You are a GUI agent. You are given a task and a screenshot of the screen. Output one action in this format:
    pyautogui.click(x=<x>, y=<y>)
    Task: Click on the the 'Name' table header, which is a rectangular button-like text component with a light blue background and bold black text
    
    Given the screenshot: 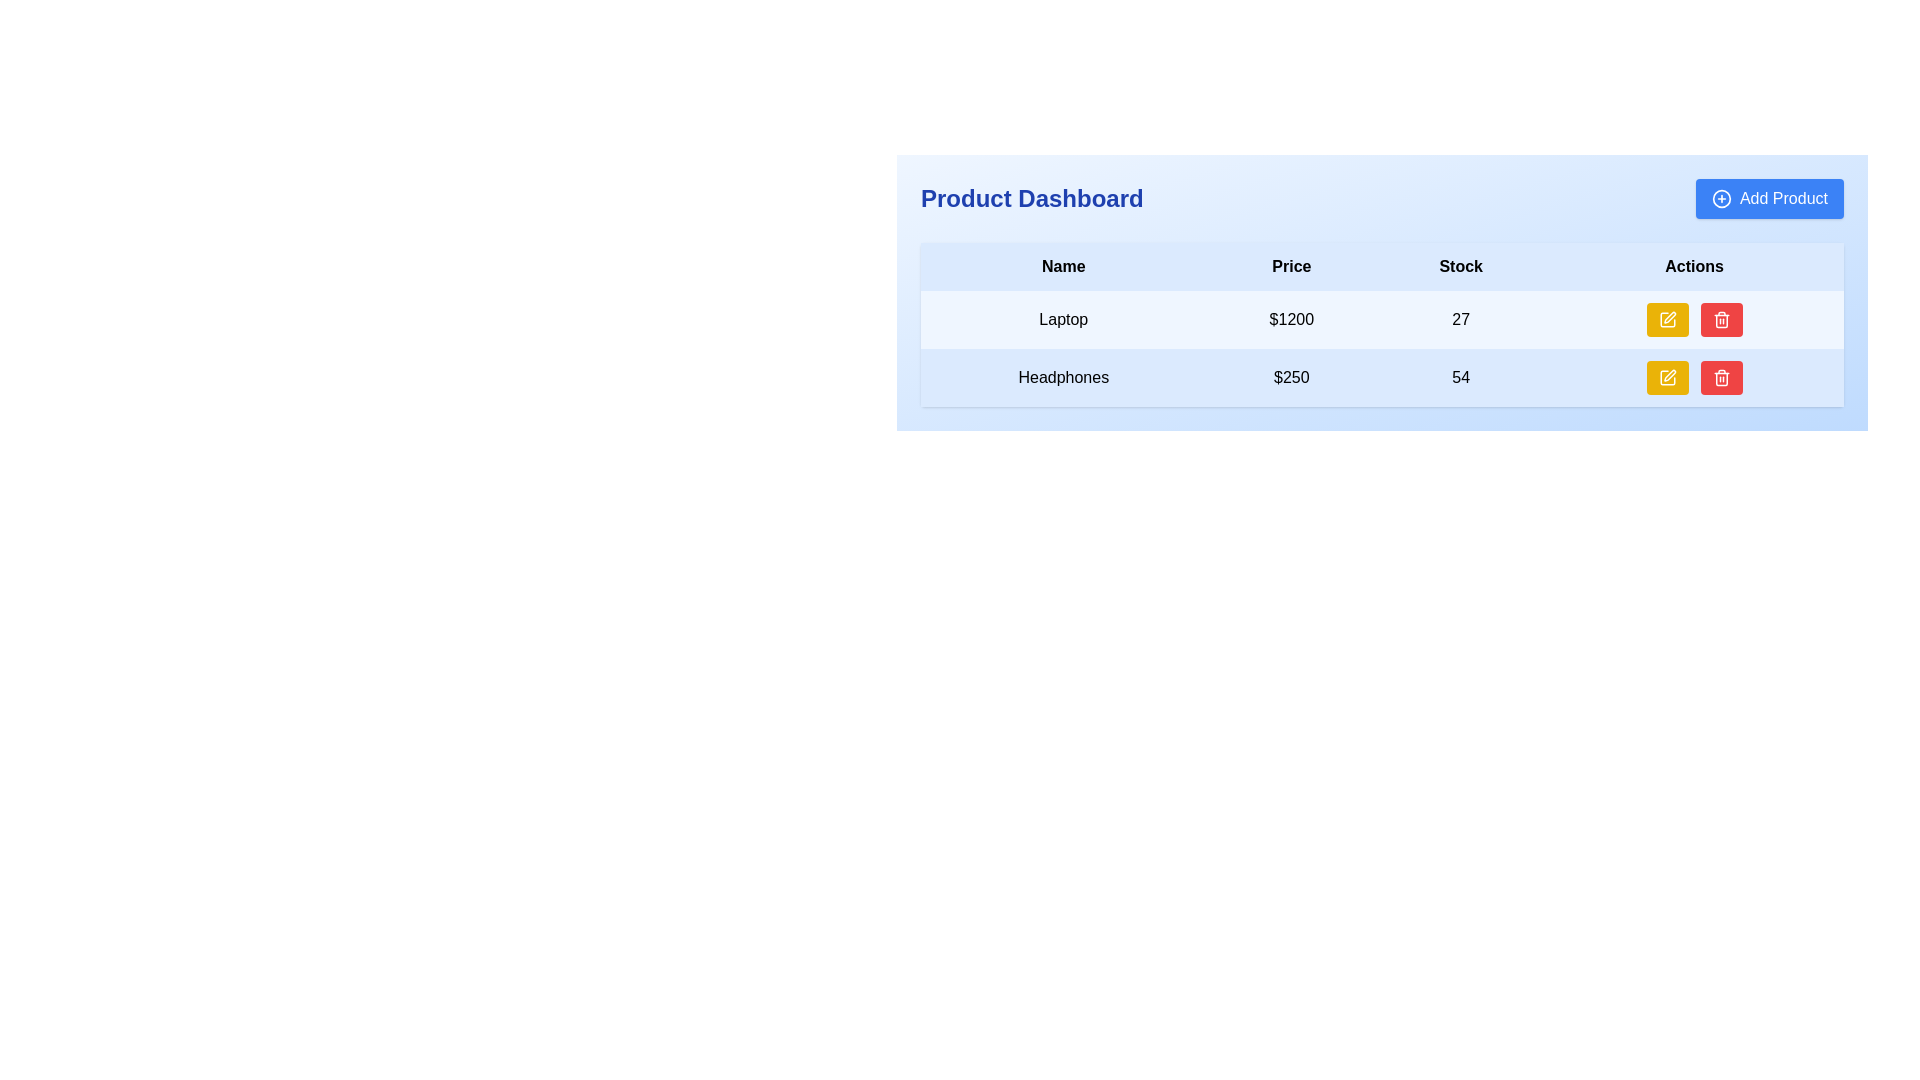 What is the action you would take?
    pyautogui.click(x=1062, y=265)
    